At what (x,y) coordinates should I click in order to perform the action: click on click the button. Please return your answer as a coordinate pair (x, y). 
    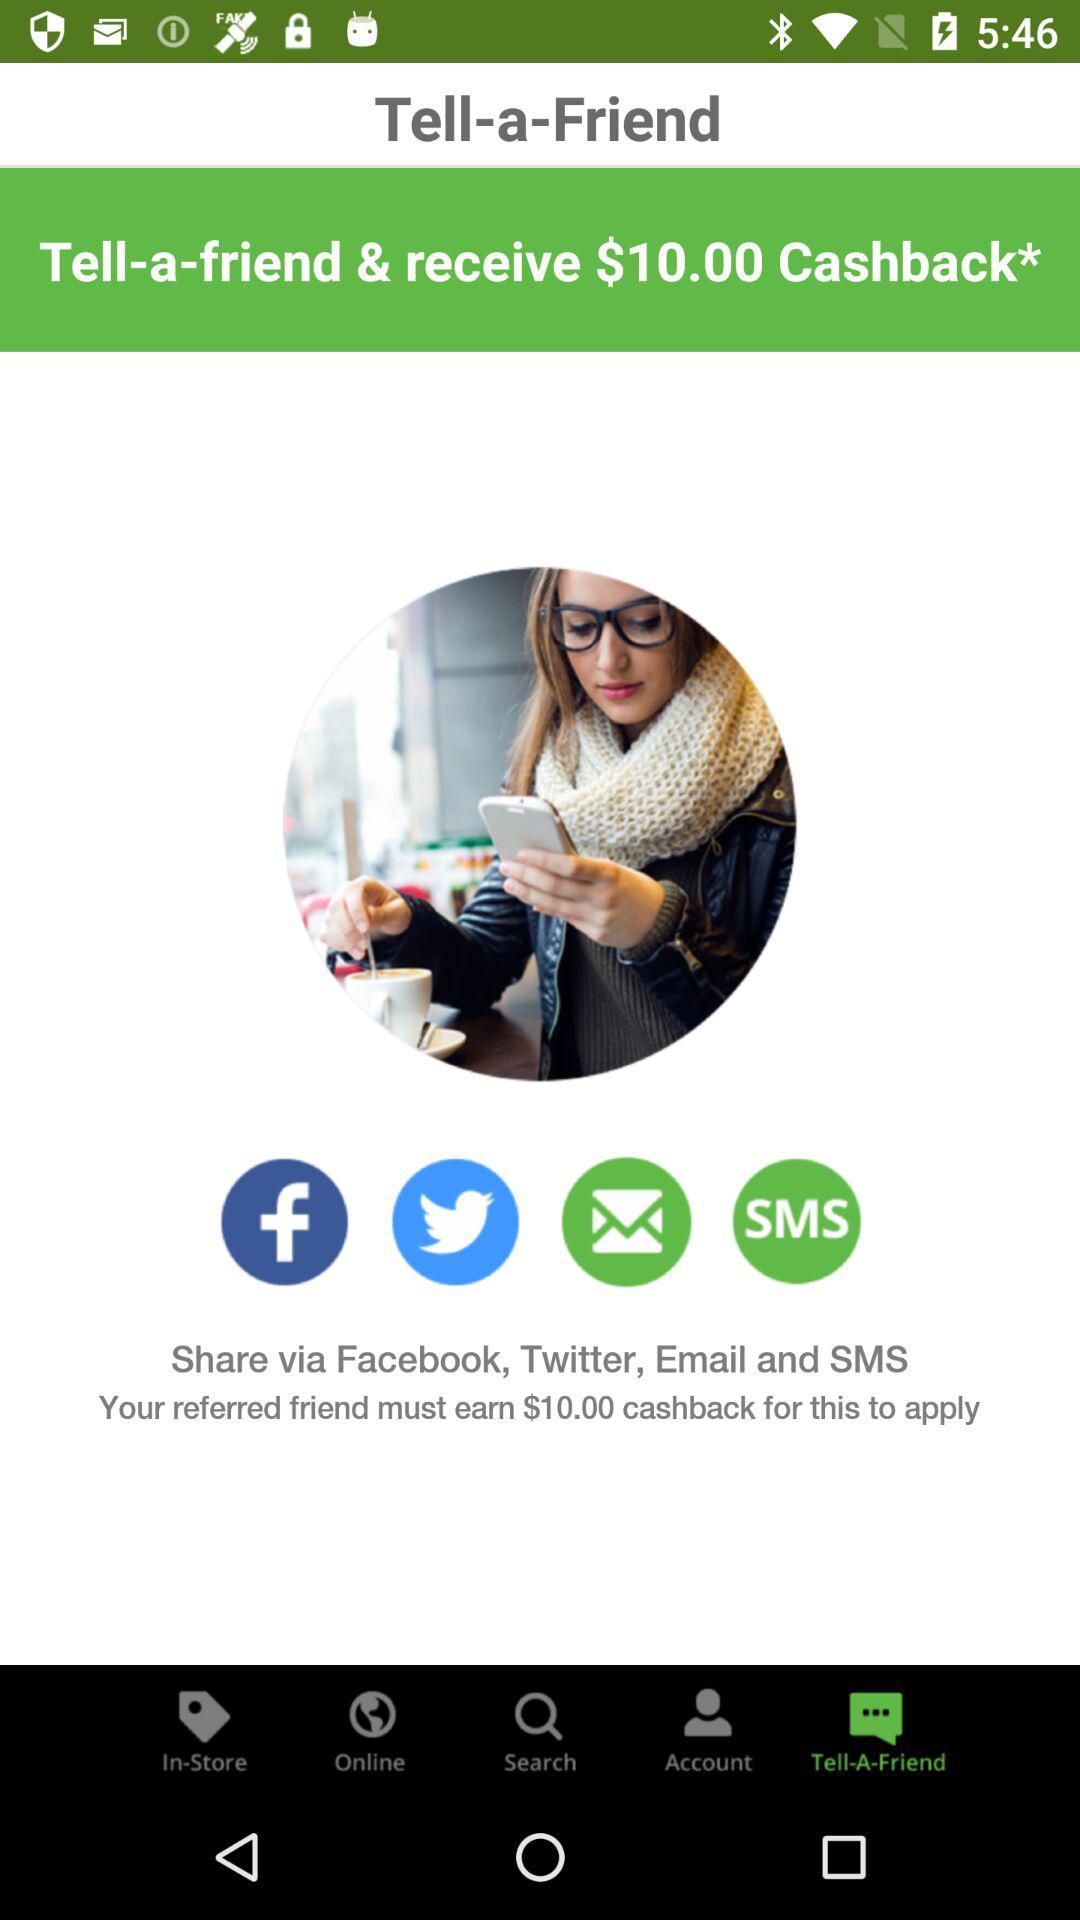
    Looking at the image, I should click on (204, 1728).